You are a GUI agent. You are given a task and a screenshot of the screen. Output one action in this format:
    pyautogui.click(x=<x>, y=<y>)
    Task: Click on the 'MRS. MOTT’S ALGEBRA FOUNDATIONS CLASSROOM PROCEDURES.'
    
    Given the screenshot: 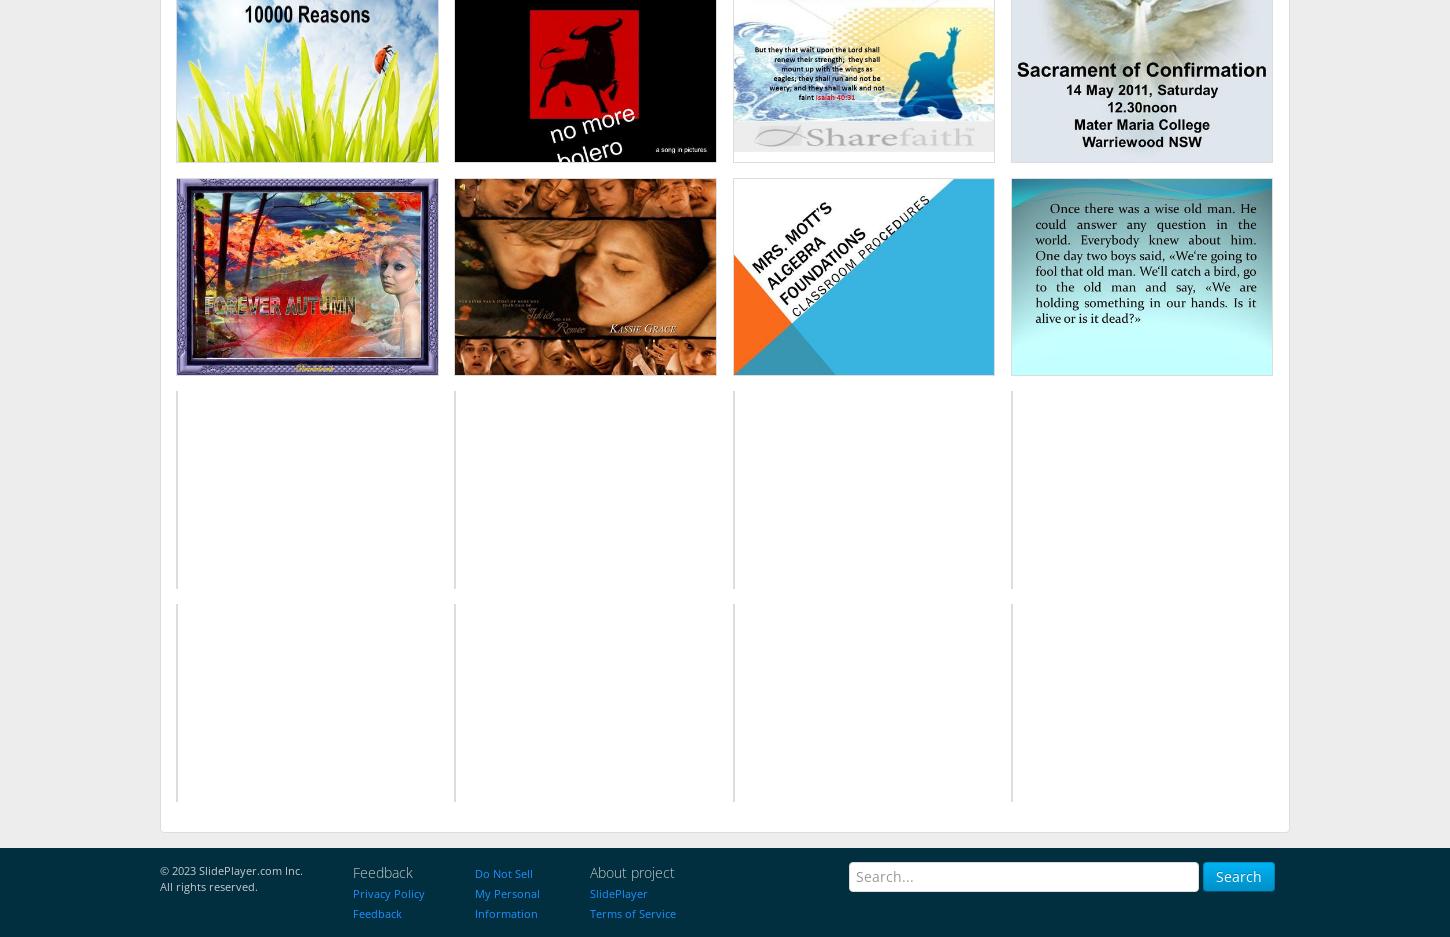 What is the action you would take?
    pyautogui.click(x=768, y=281)
    